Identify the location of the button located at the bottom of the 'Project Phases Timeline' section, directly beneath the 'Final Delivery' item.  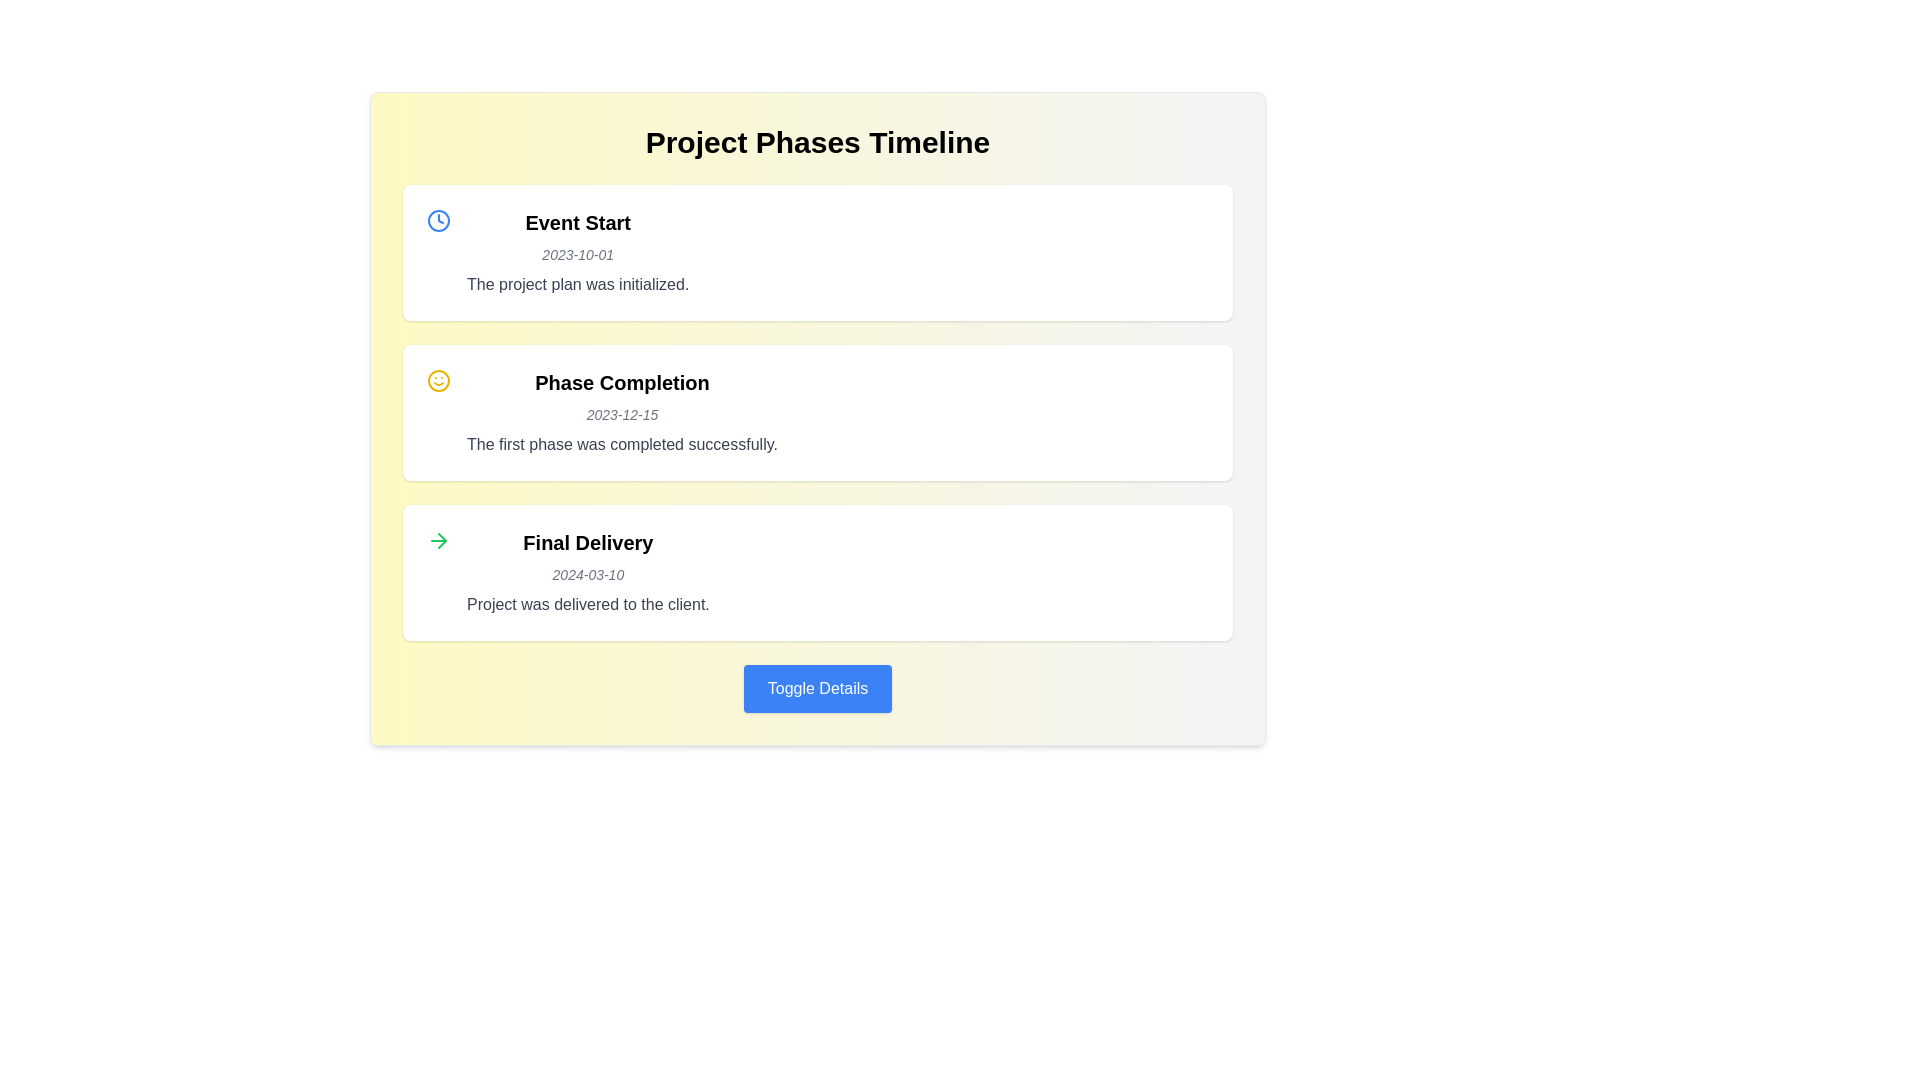
(817, 688).